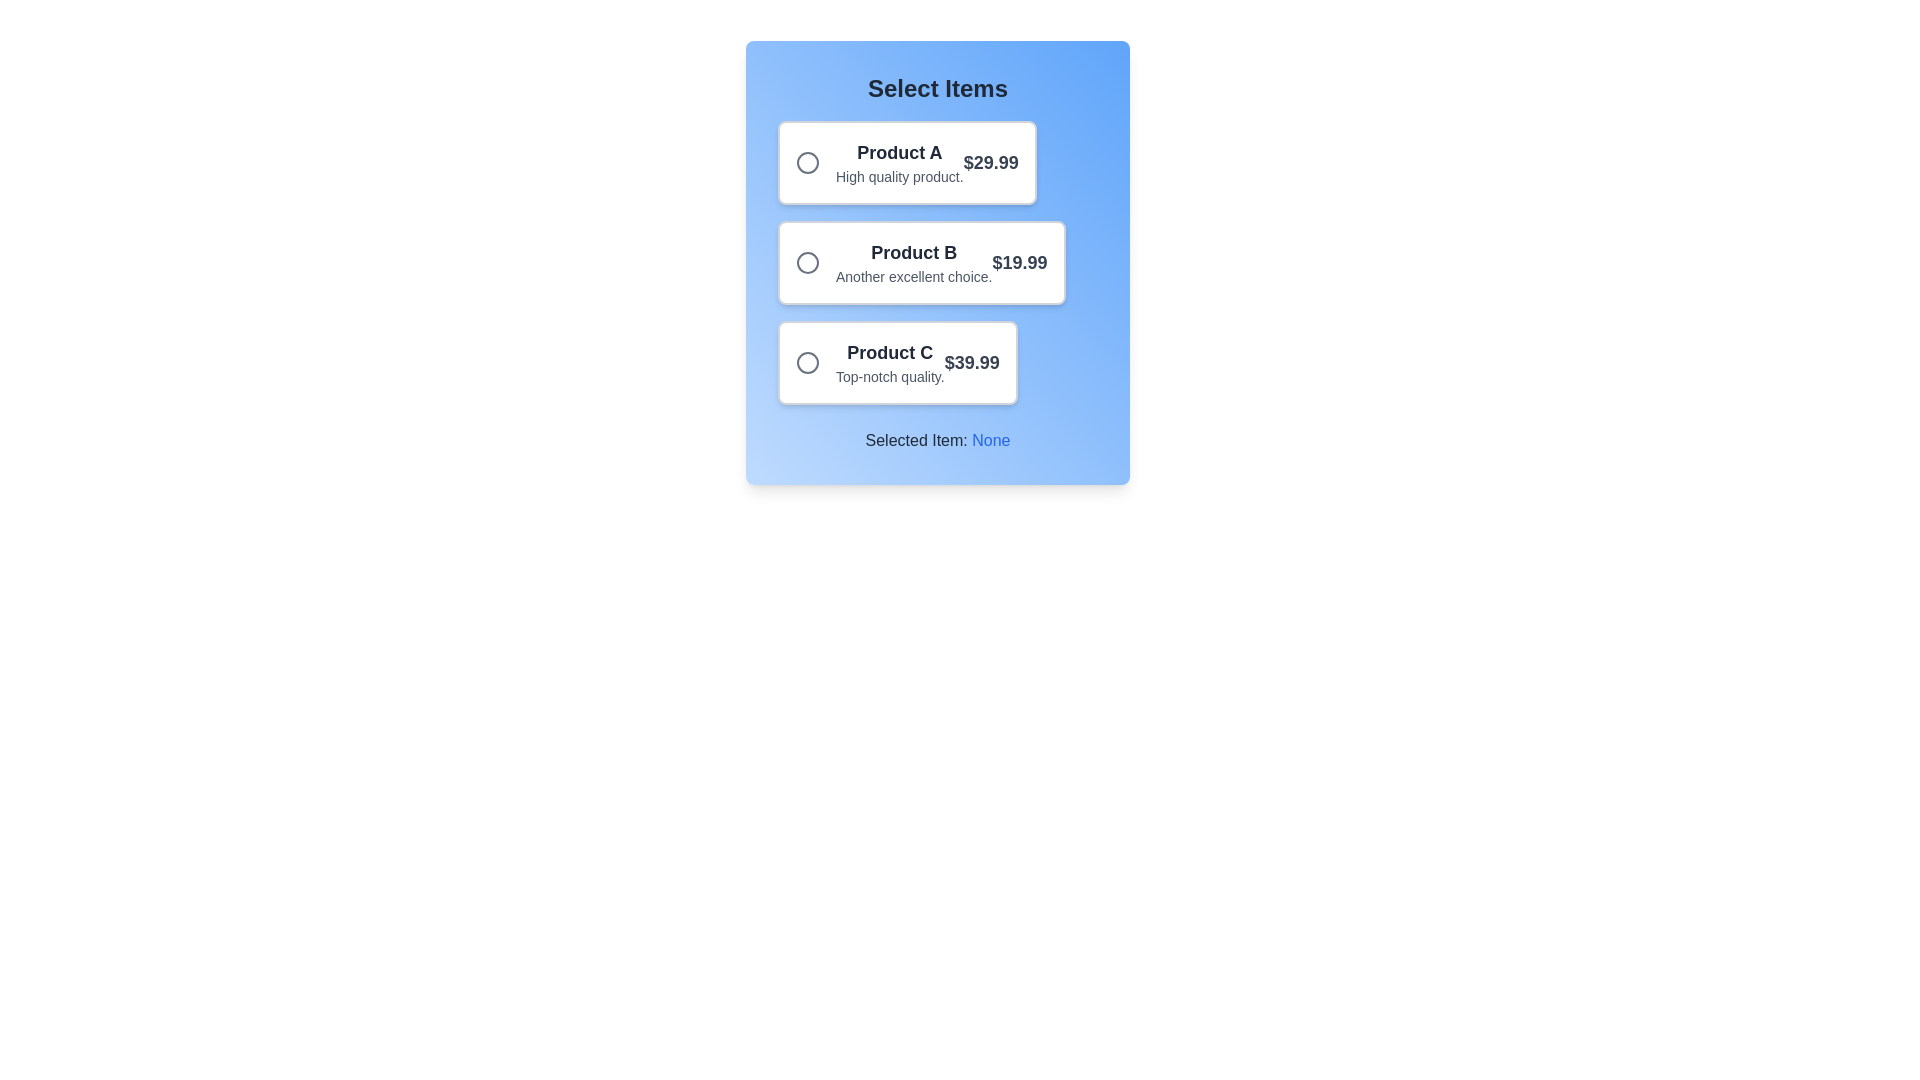 This screenshot has height=1080, width=1920. I want to click on the text block that provides the title and description of 'Product C', which is located within the third card labeled 'Product C' with the description 'Top-notch quality.', so click(889, 362).